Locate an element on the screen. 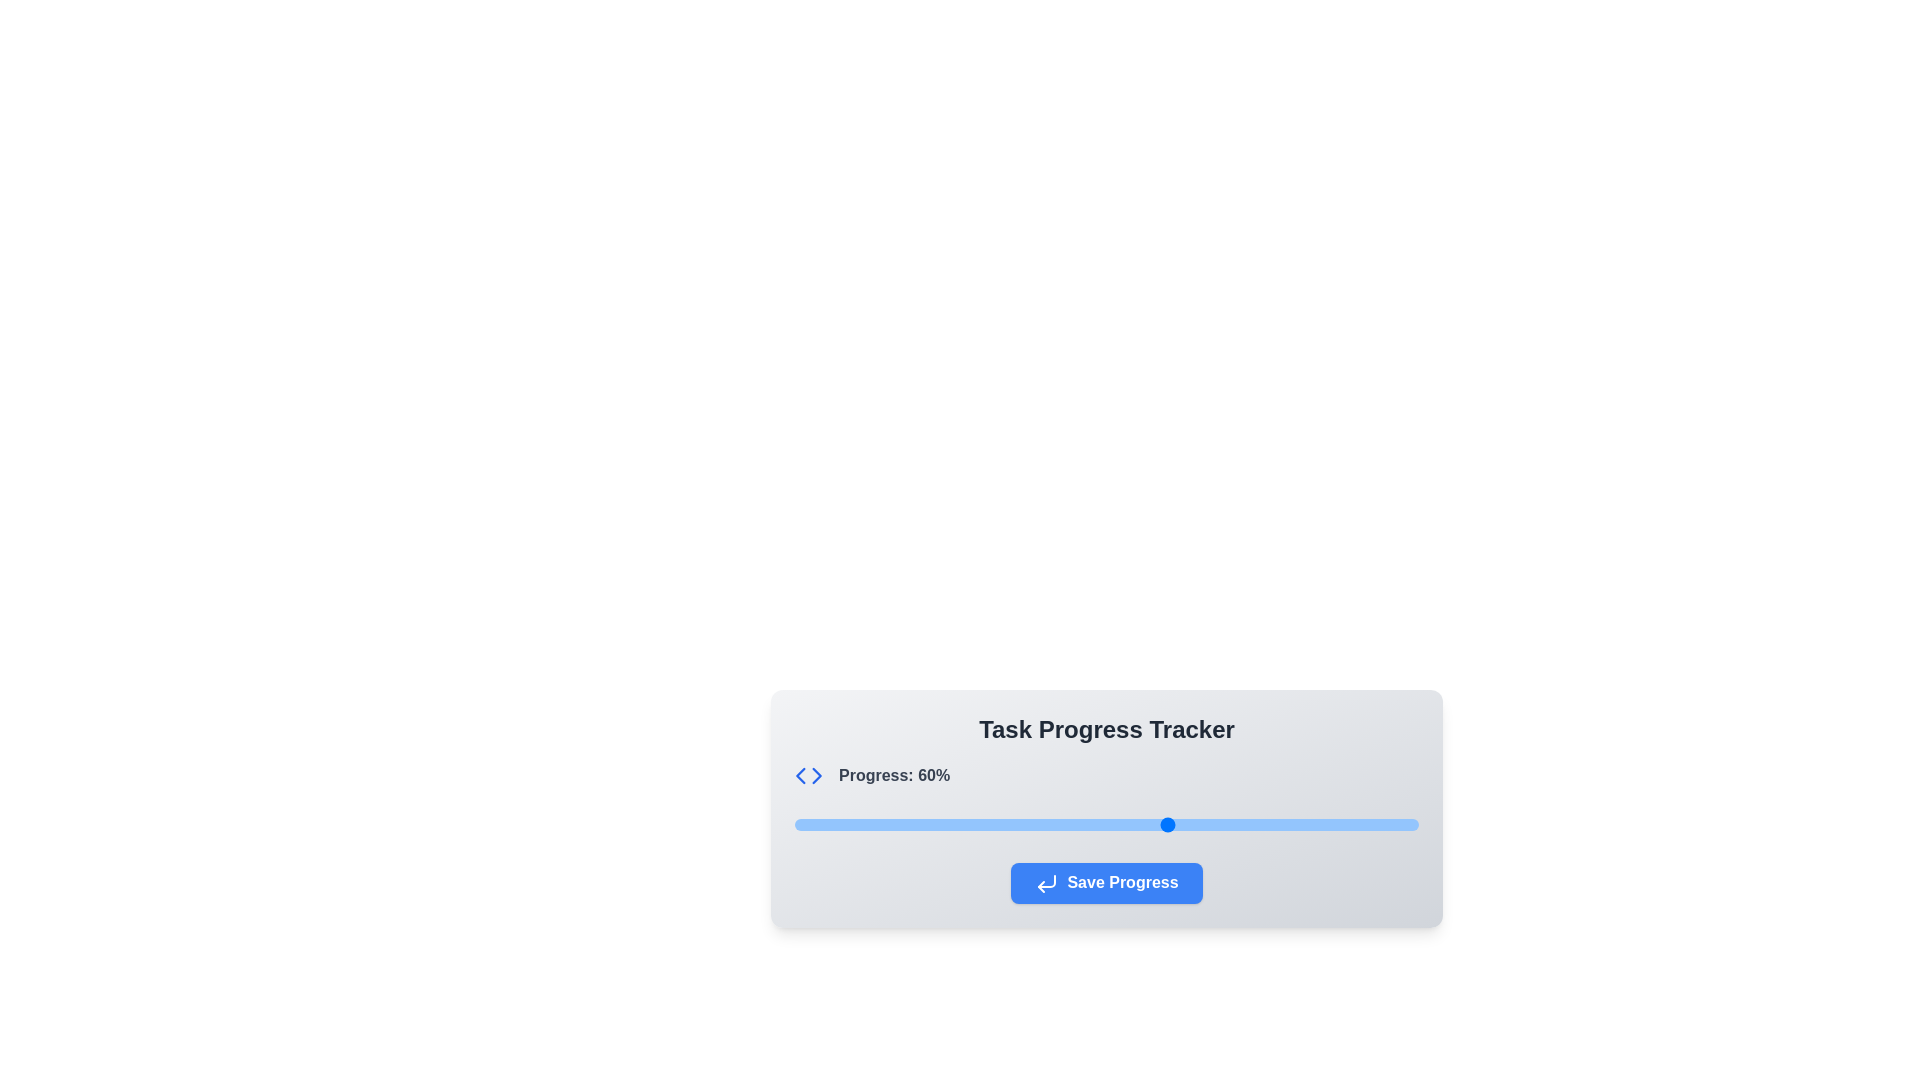 This screenshot has width=1920, height=1080. the progress slider to 81% is located at coordinates (1300, 825).